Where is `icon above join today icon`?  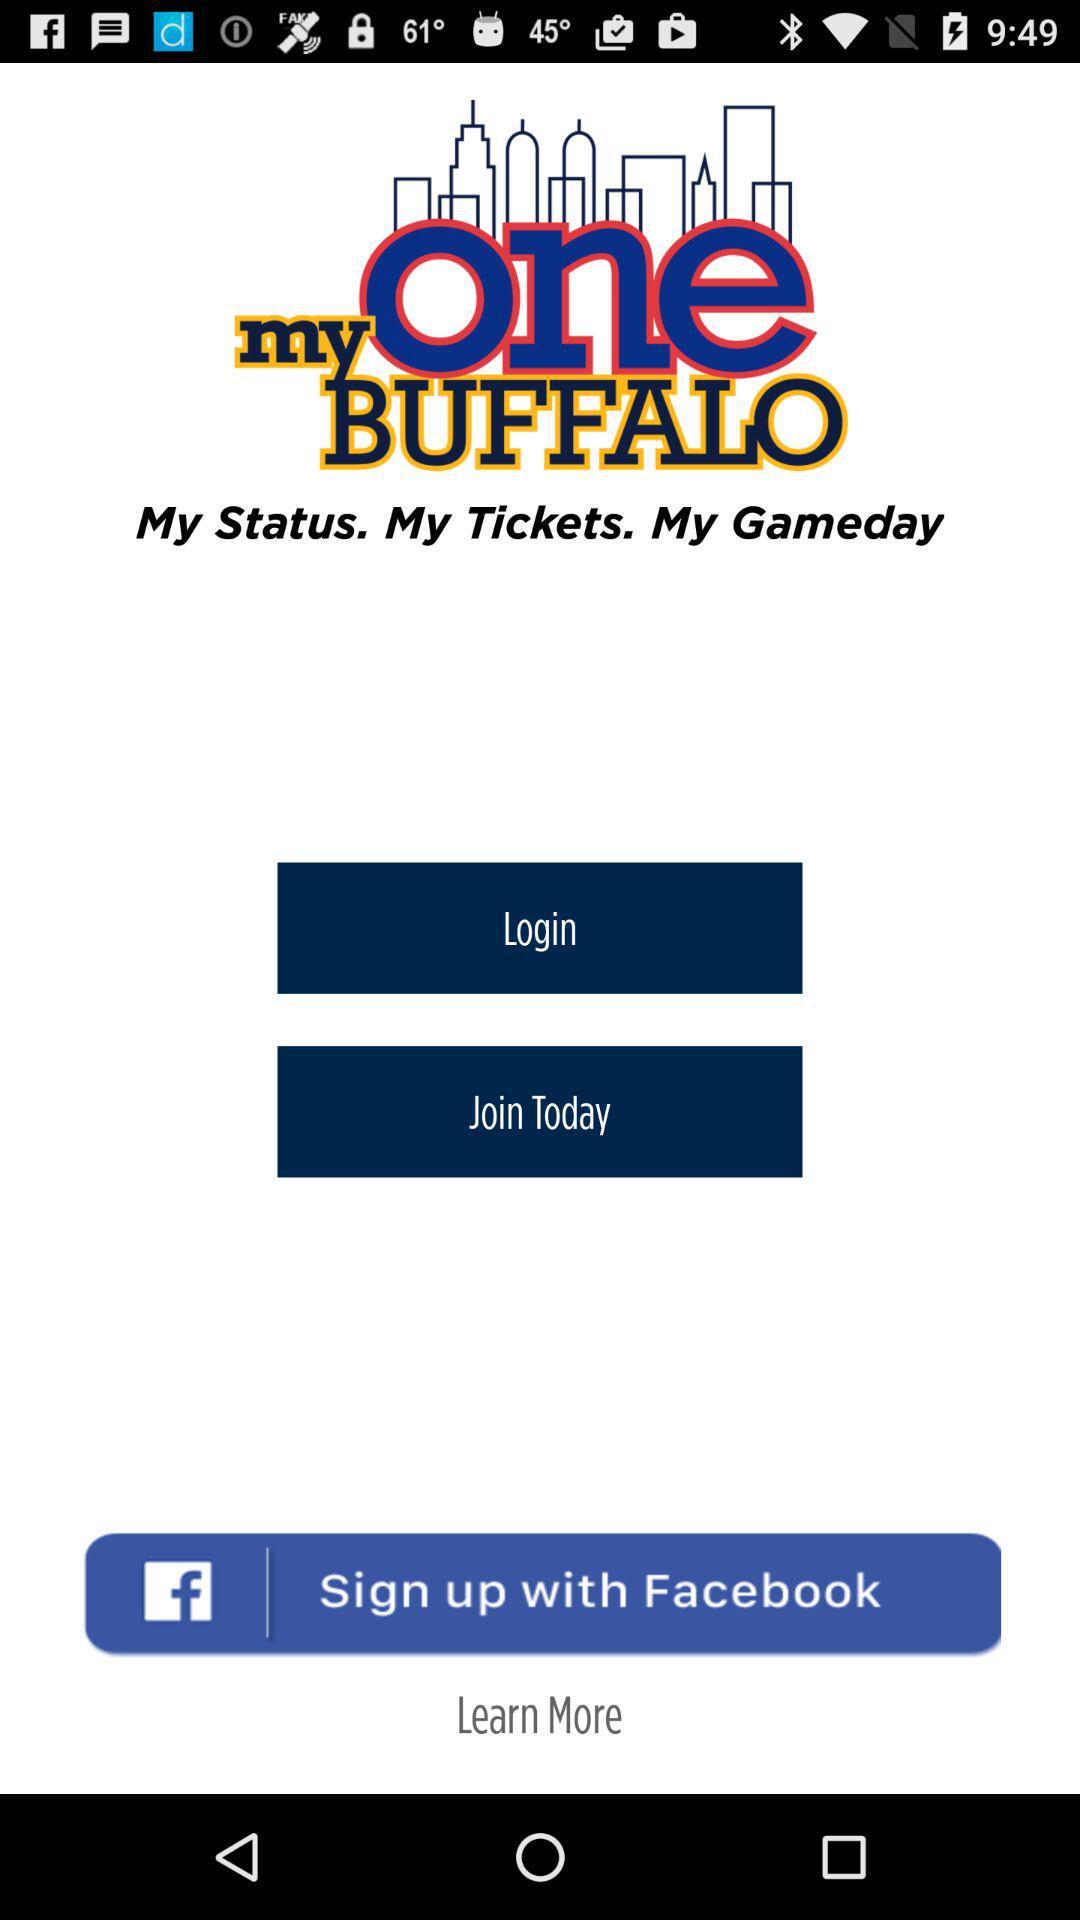 icon above join today icon is located at coordinates (540, 927).